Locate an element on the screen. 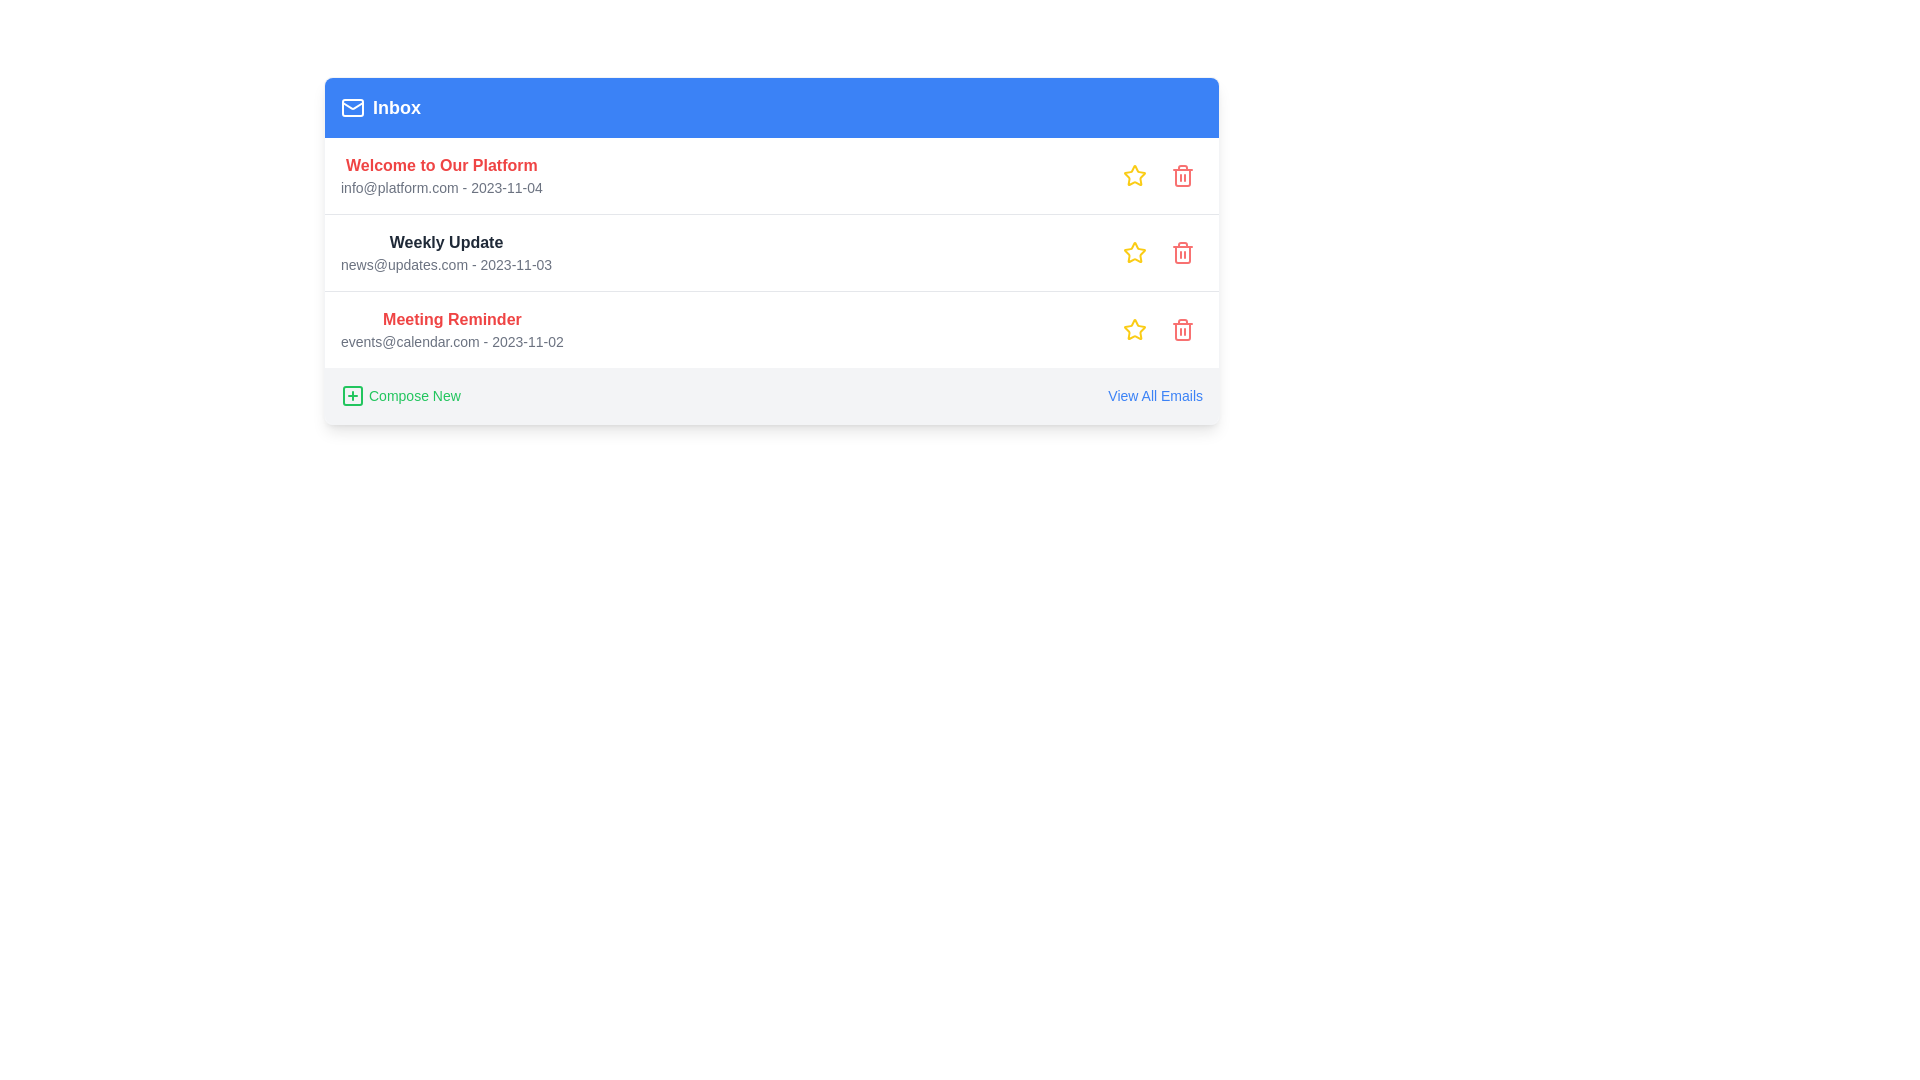 The image size is (1920, 1080). the envelope icon located in the top-left corner of the header bar, which has a blue background and precedes the 'Inbox' label is located at coordinates (353, 108).